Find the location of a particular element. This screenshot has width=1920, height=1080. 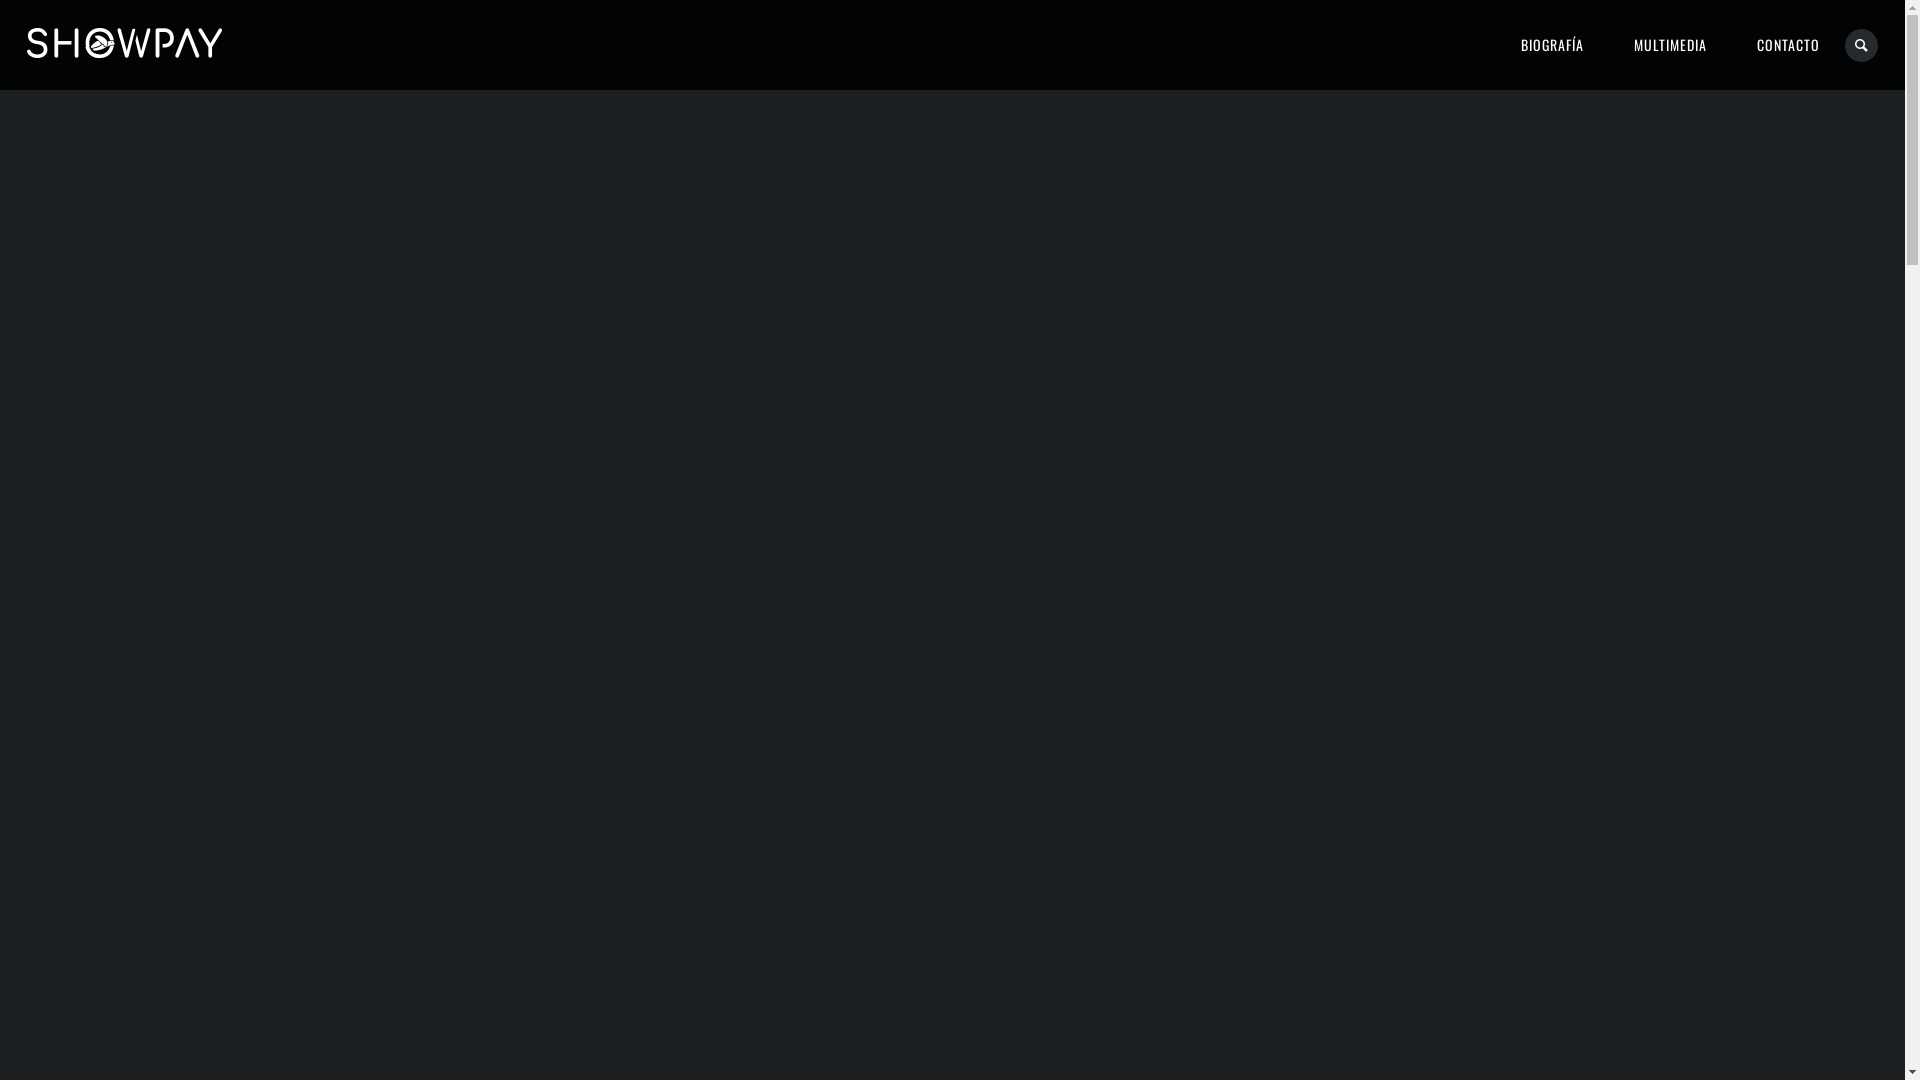

'Buscando...' is located at coordinates (1843, 45).